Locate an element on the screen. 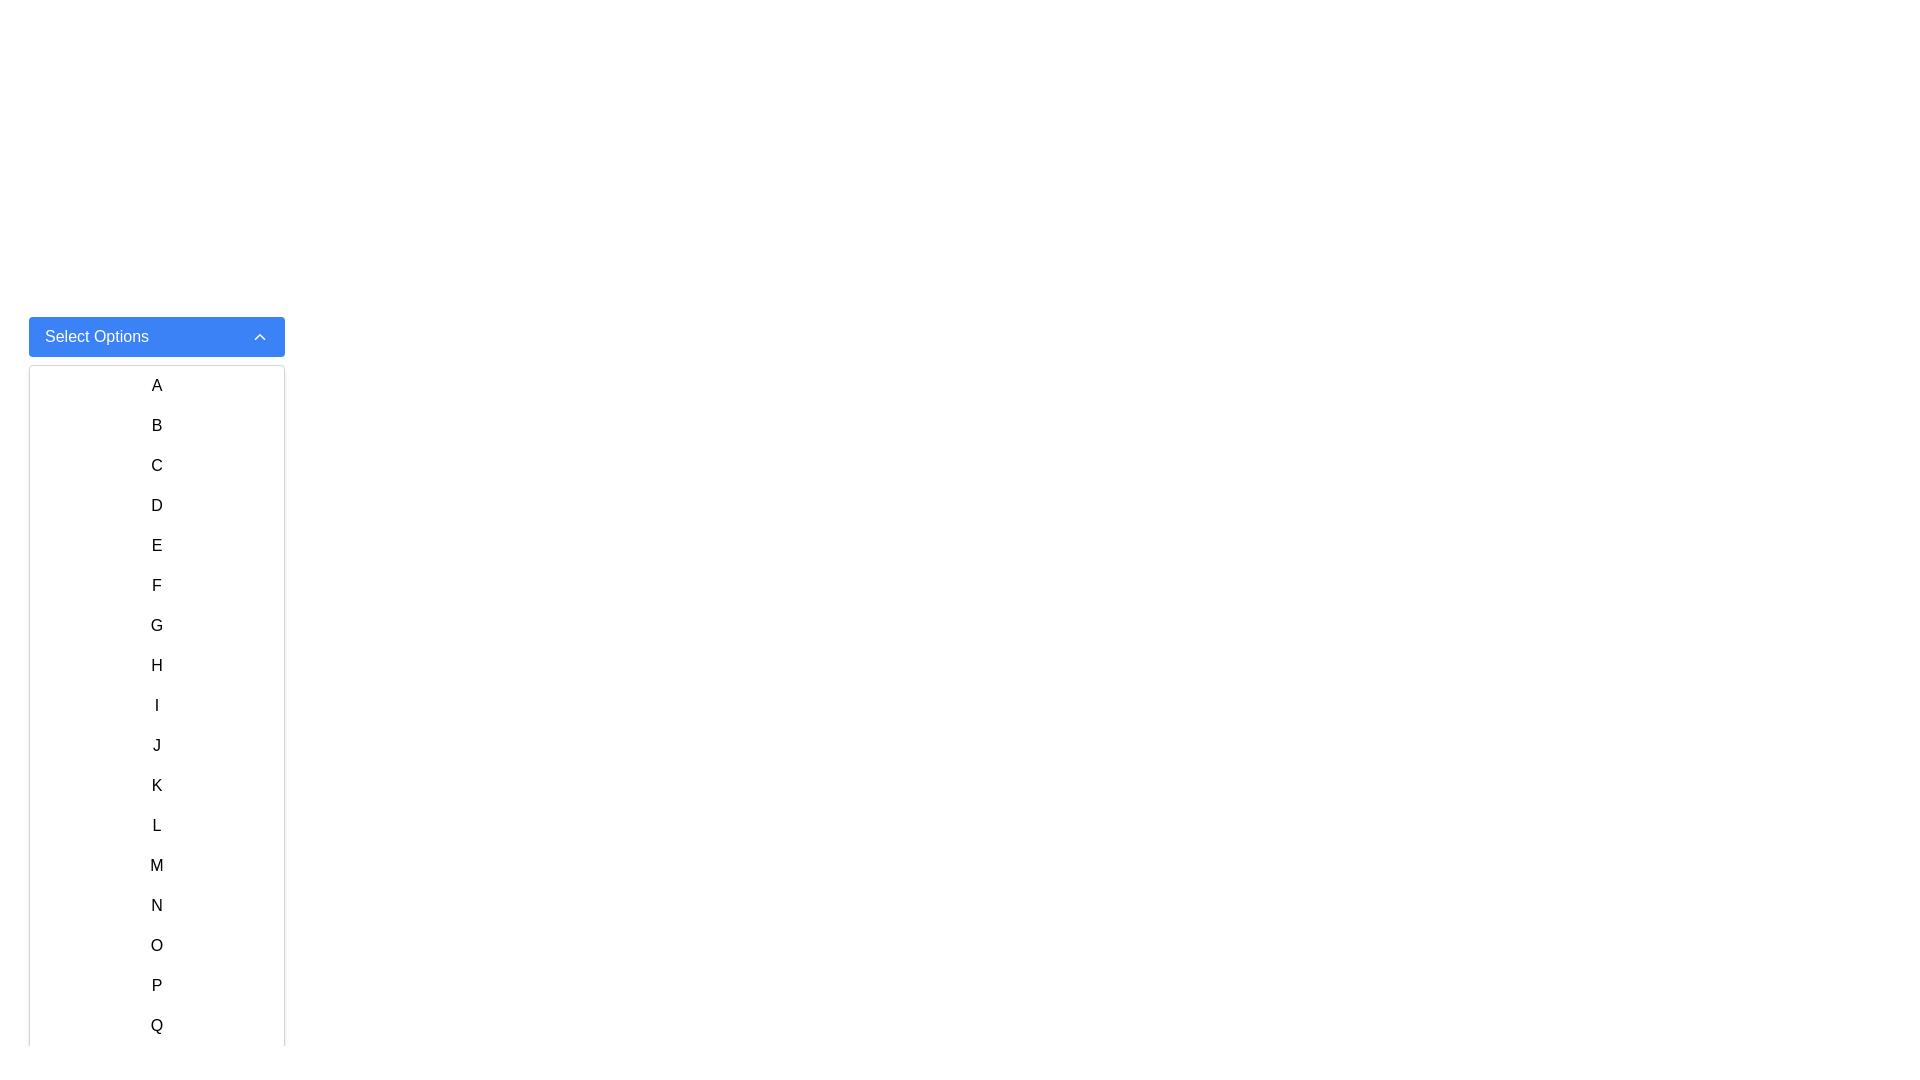 This screenshot has height=1080, width=1920. the list item displaying the character 'H' by moving the cursor to its center point for interaction is located at coordinates (156, 666).